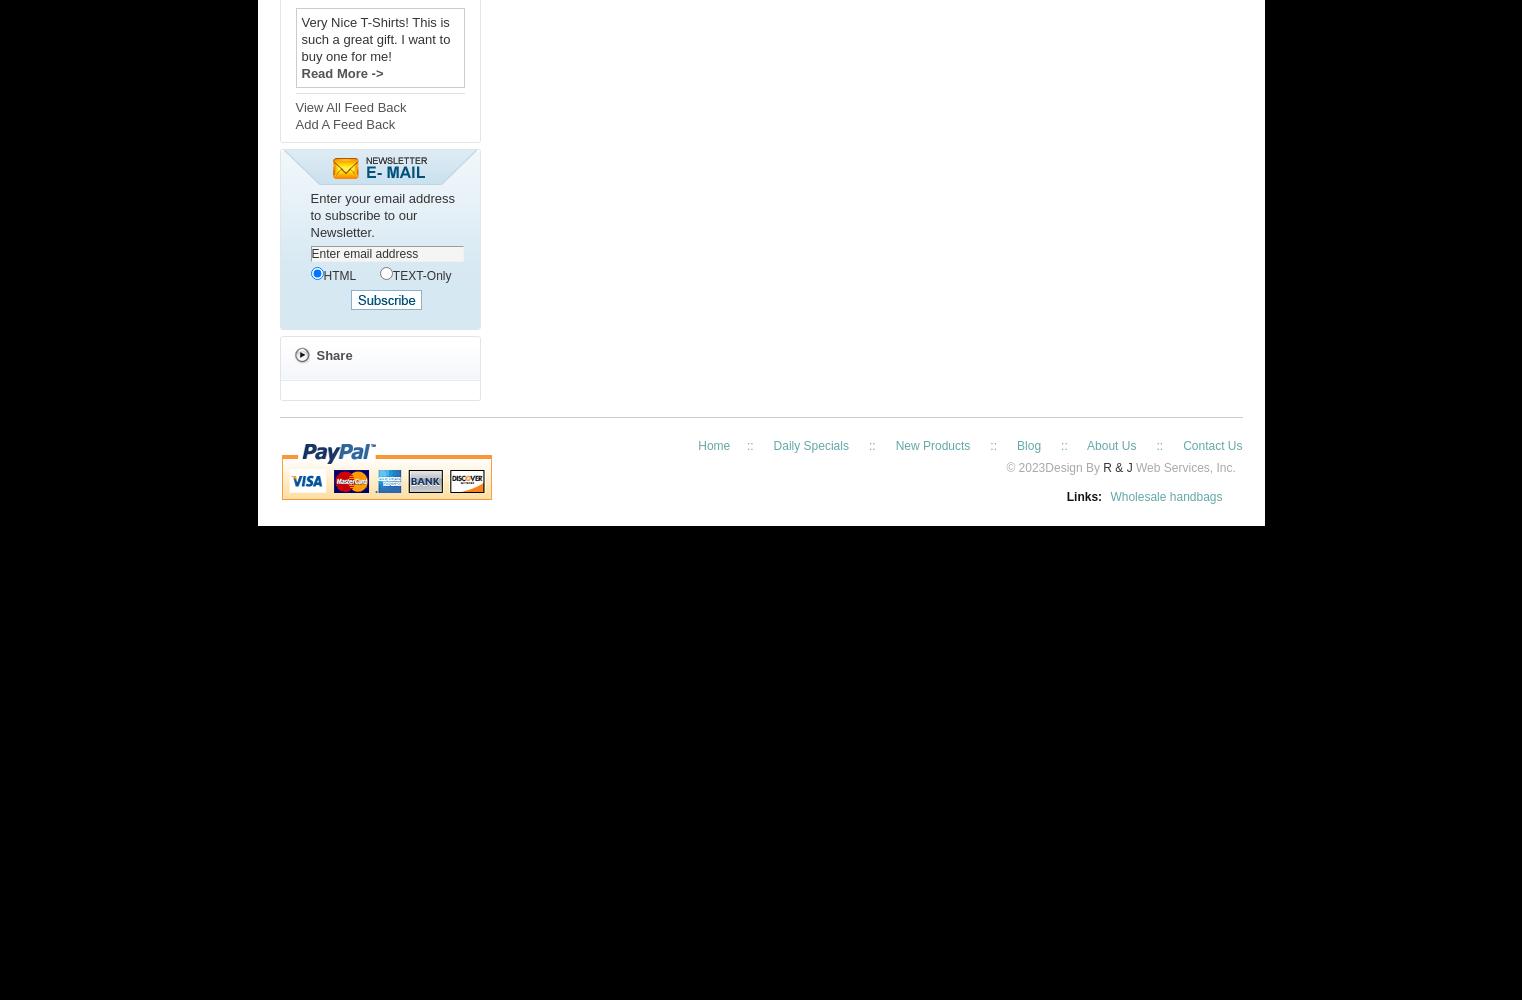  I want to click on 'Very Nice T-Shirts! This is such a great gift. I want to buy one for me!', so click(301, 39).